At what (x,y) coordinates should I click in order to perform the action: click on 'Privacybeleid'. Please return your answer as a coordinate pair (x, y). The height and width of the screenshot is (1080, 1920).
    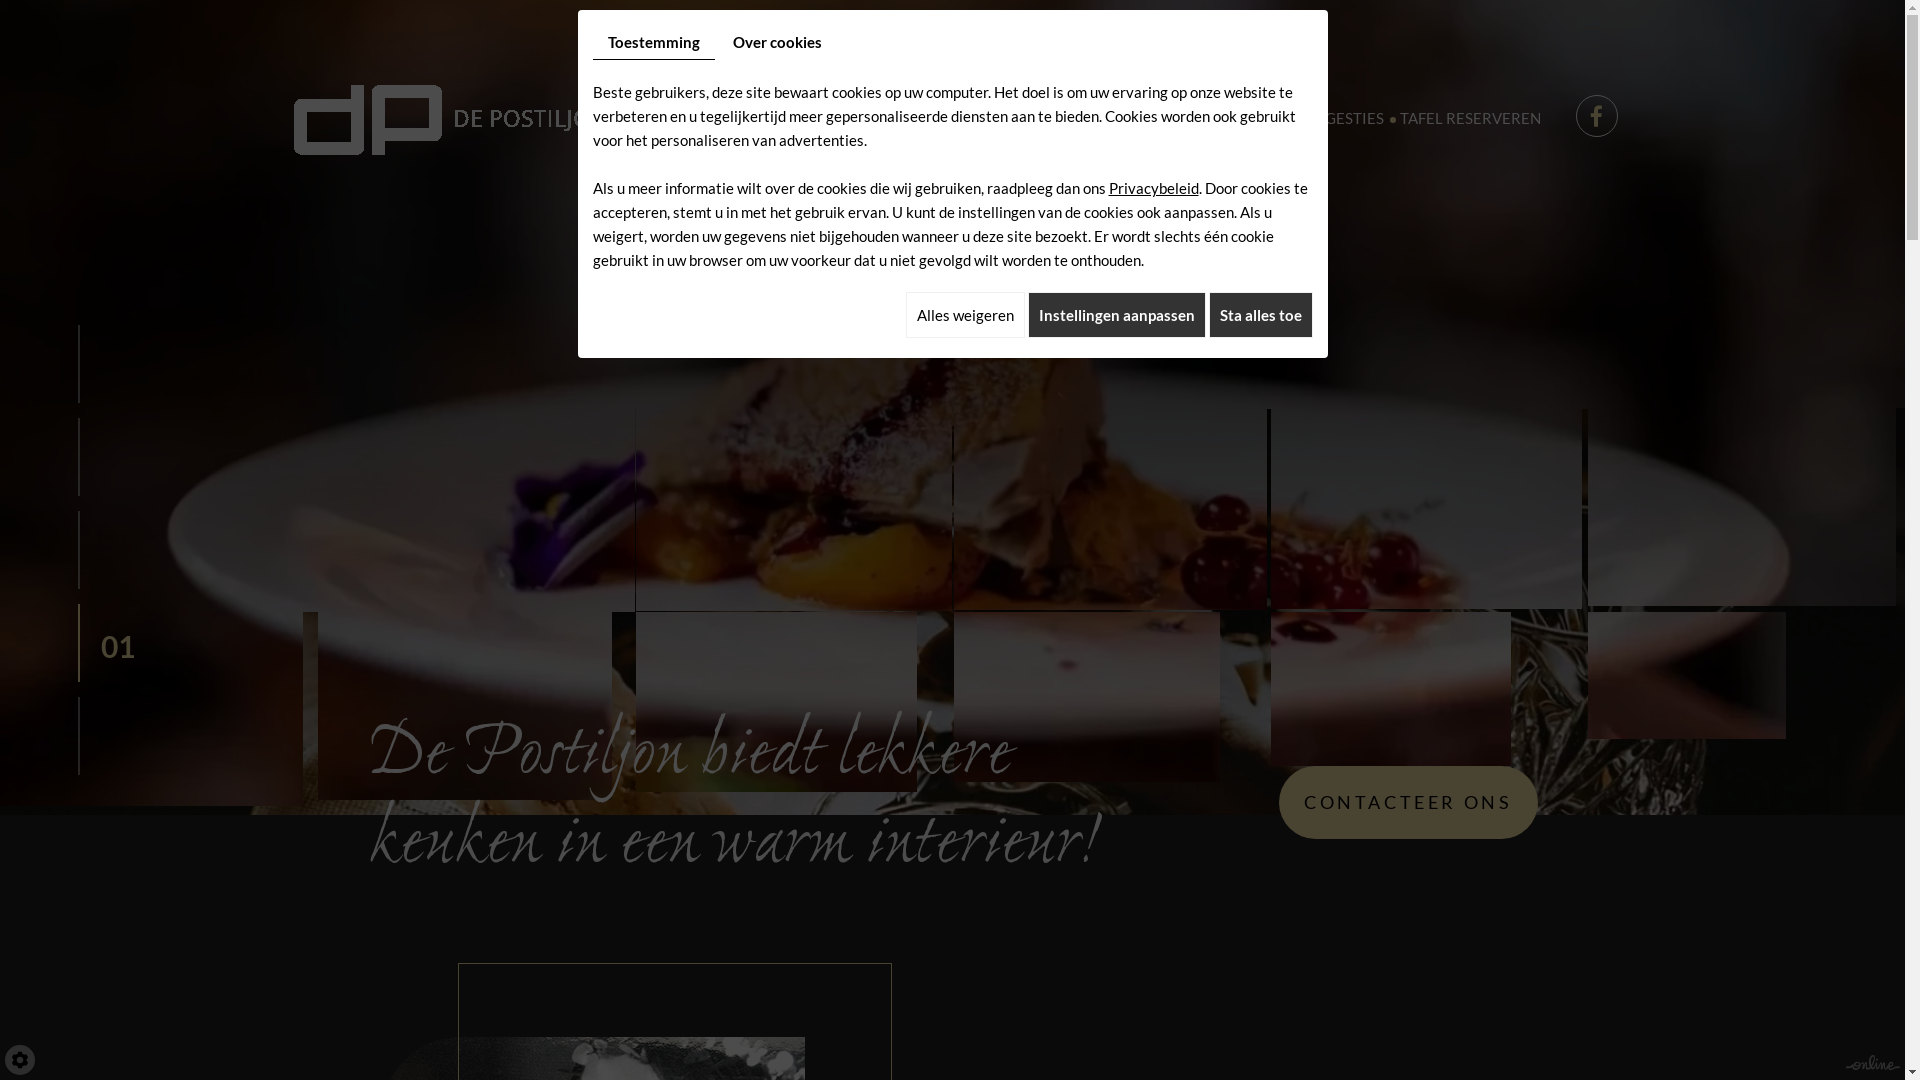
    Looking at the image, I should click on (1152, 188).